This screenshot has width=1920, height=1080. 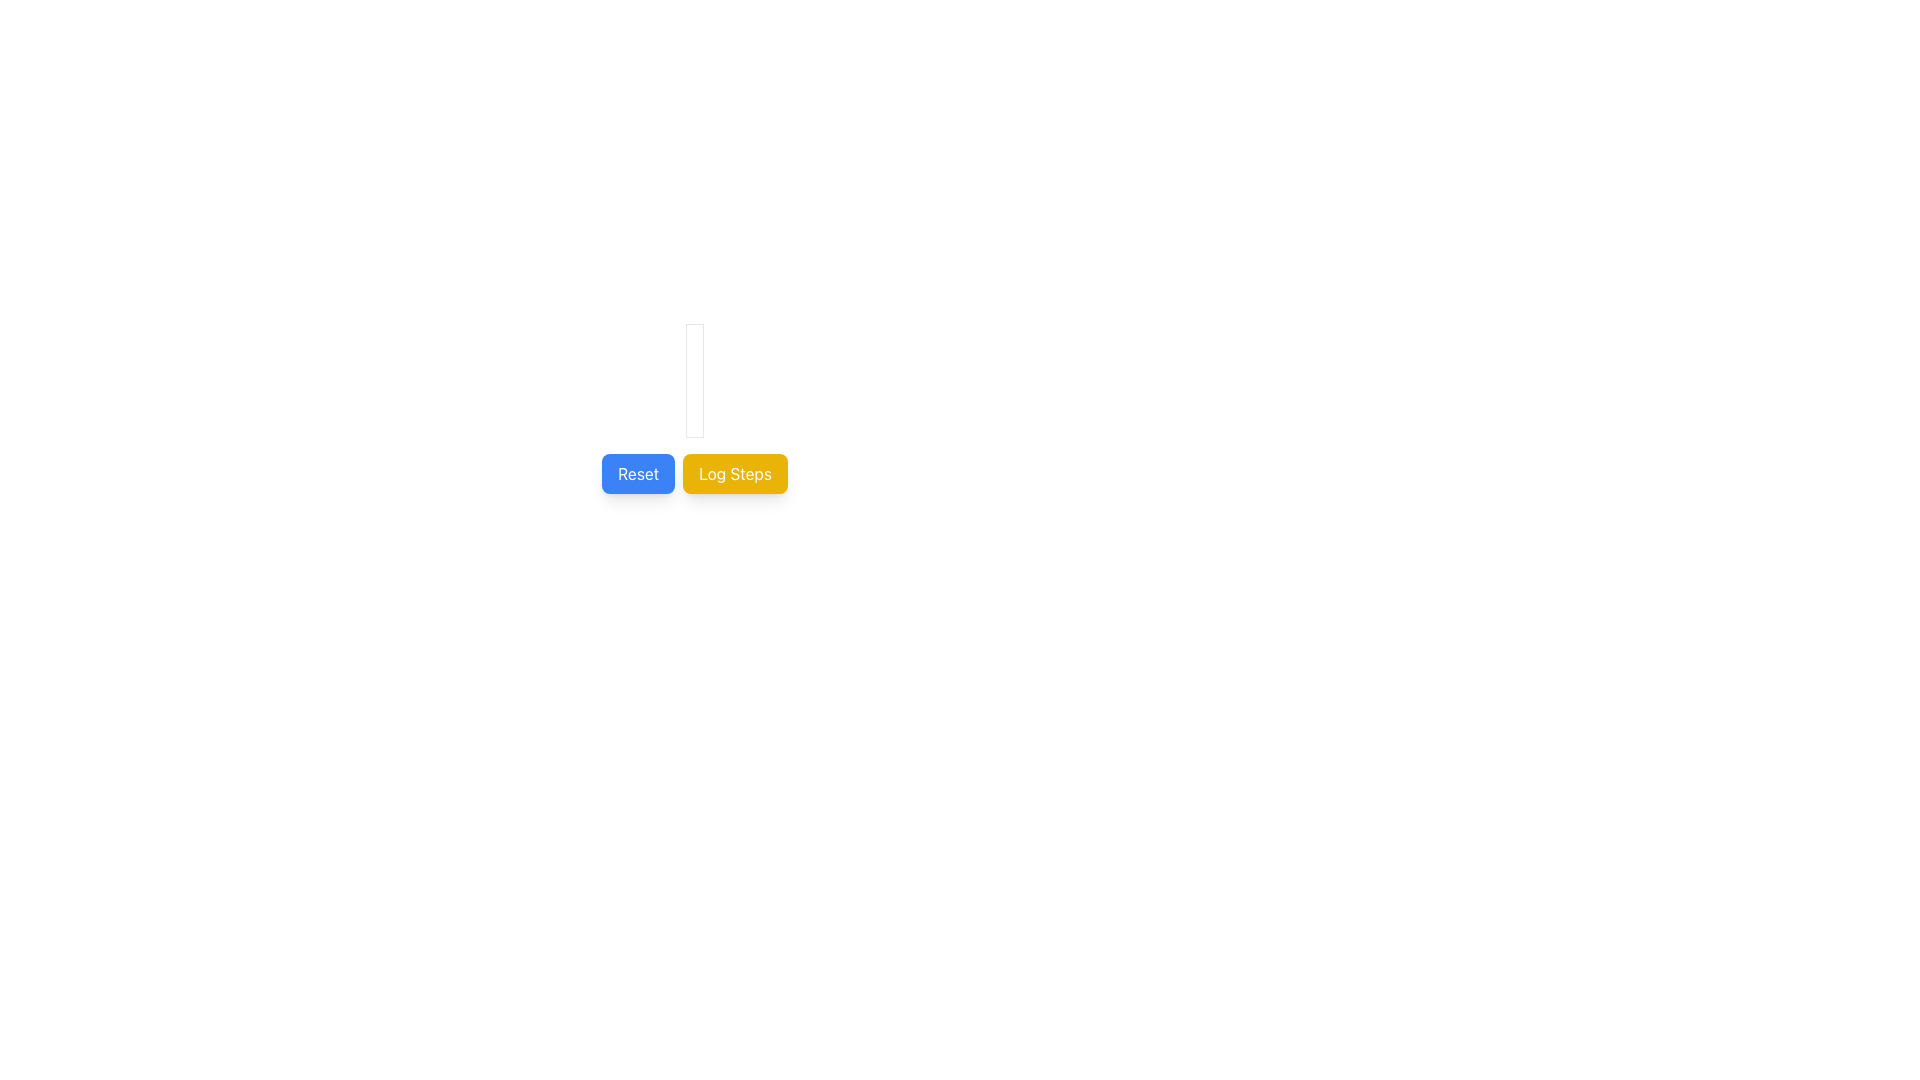 I want to click on to rearrange the circular toggle buttons in the compact grid layout located centrally above the 'Reset' and 'Log Steps' buttons, so click(x=695, y=381).